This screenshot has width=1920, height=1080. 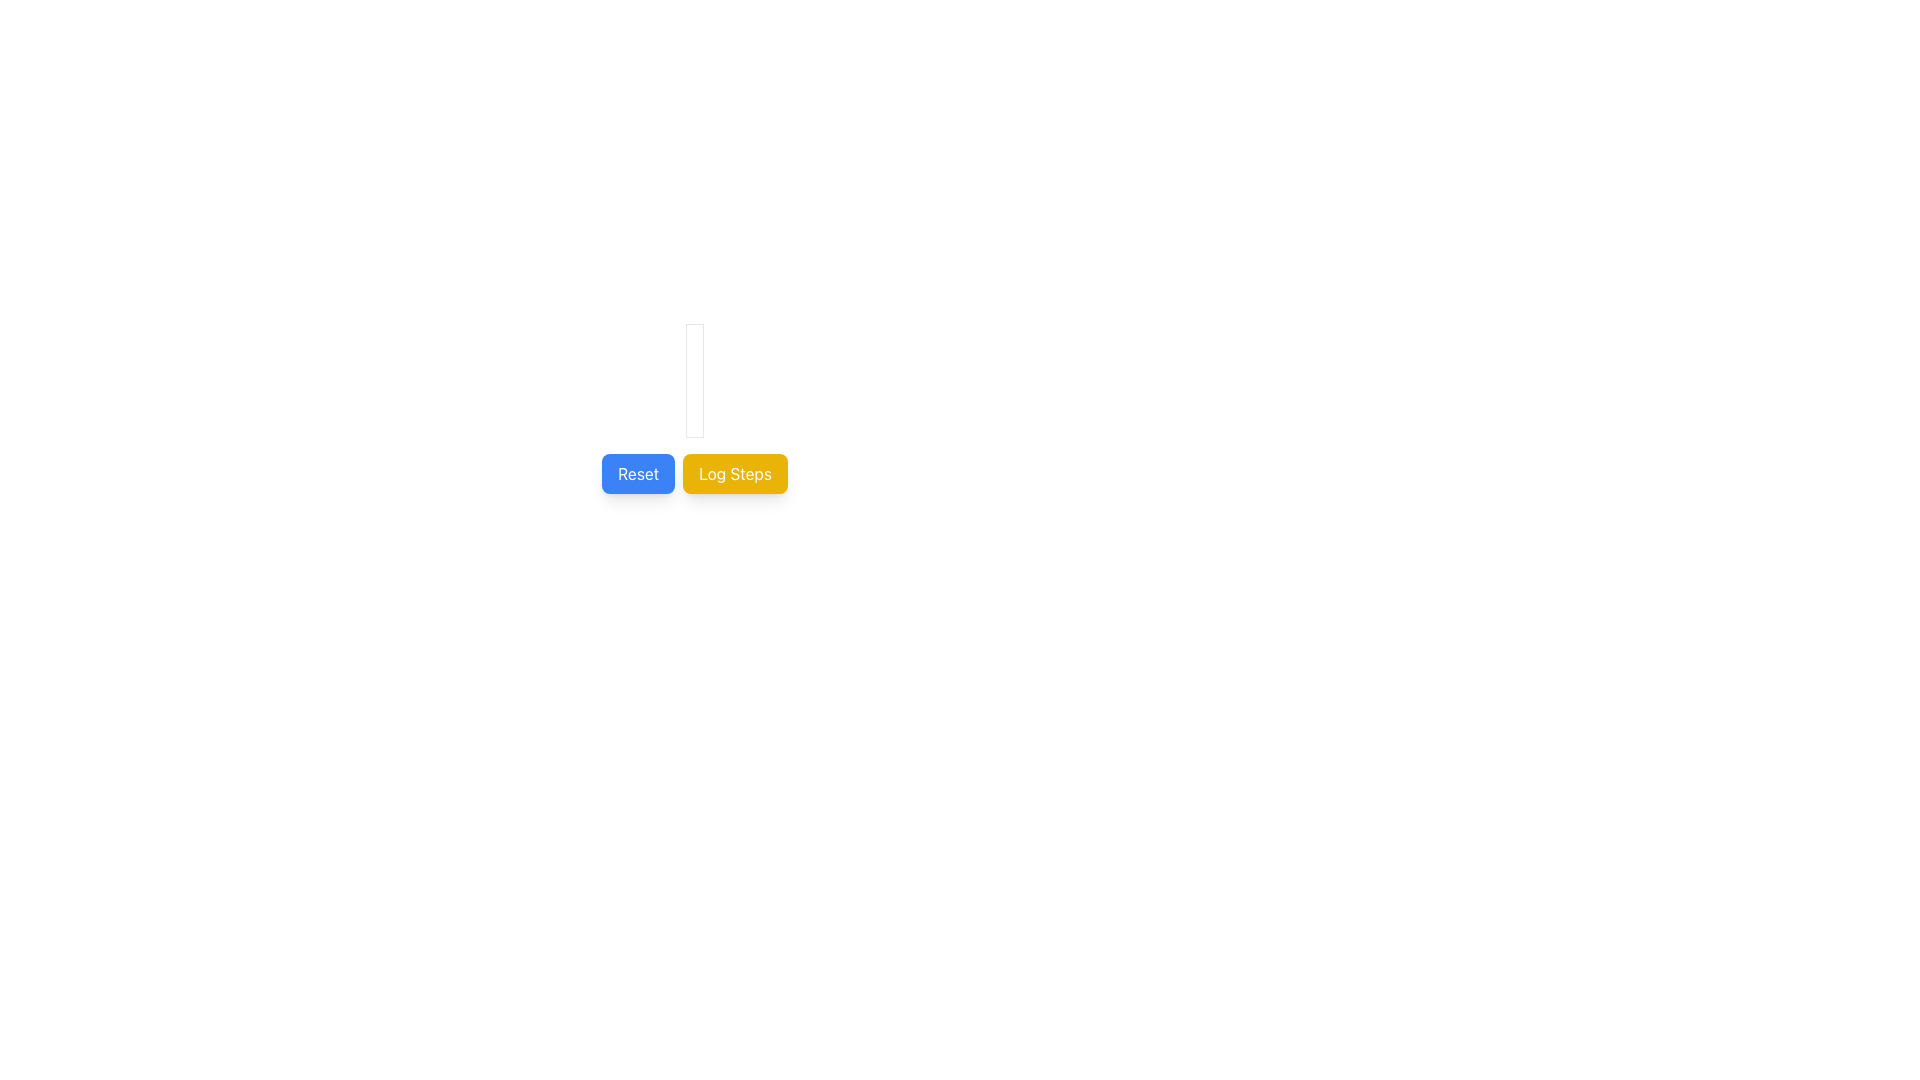 I want to click on to rearrange the circular toggle buttons in the compact grid layout located centrally above the 'Reset' and 'Log Steps' buttons, so click(x=695, y=381).